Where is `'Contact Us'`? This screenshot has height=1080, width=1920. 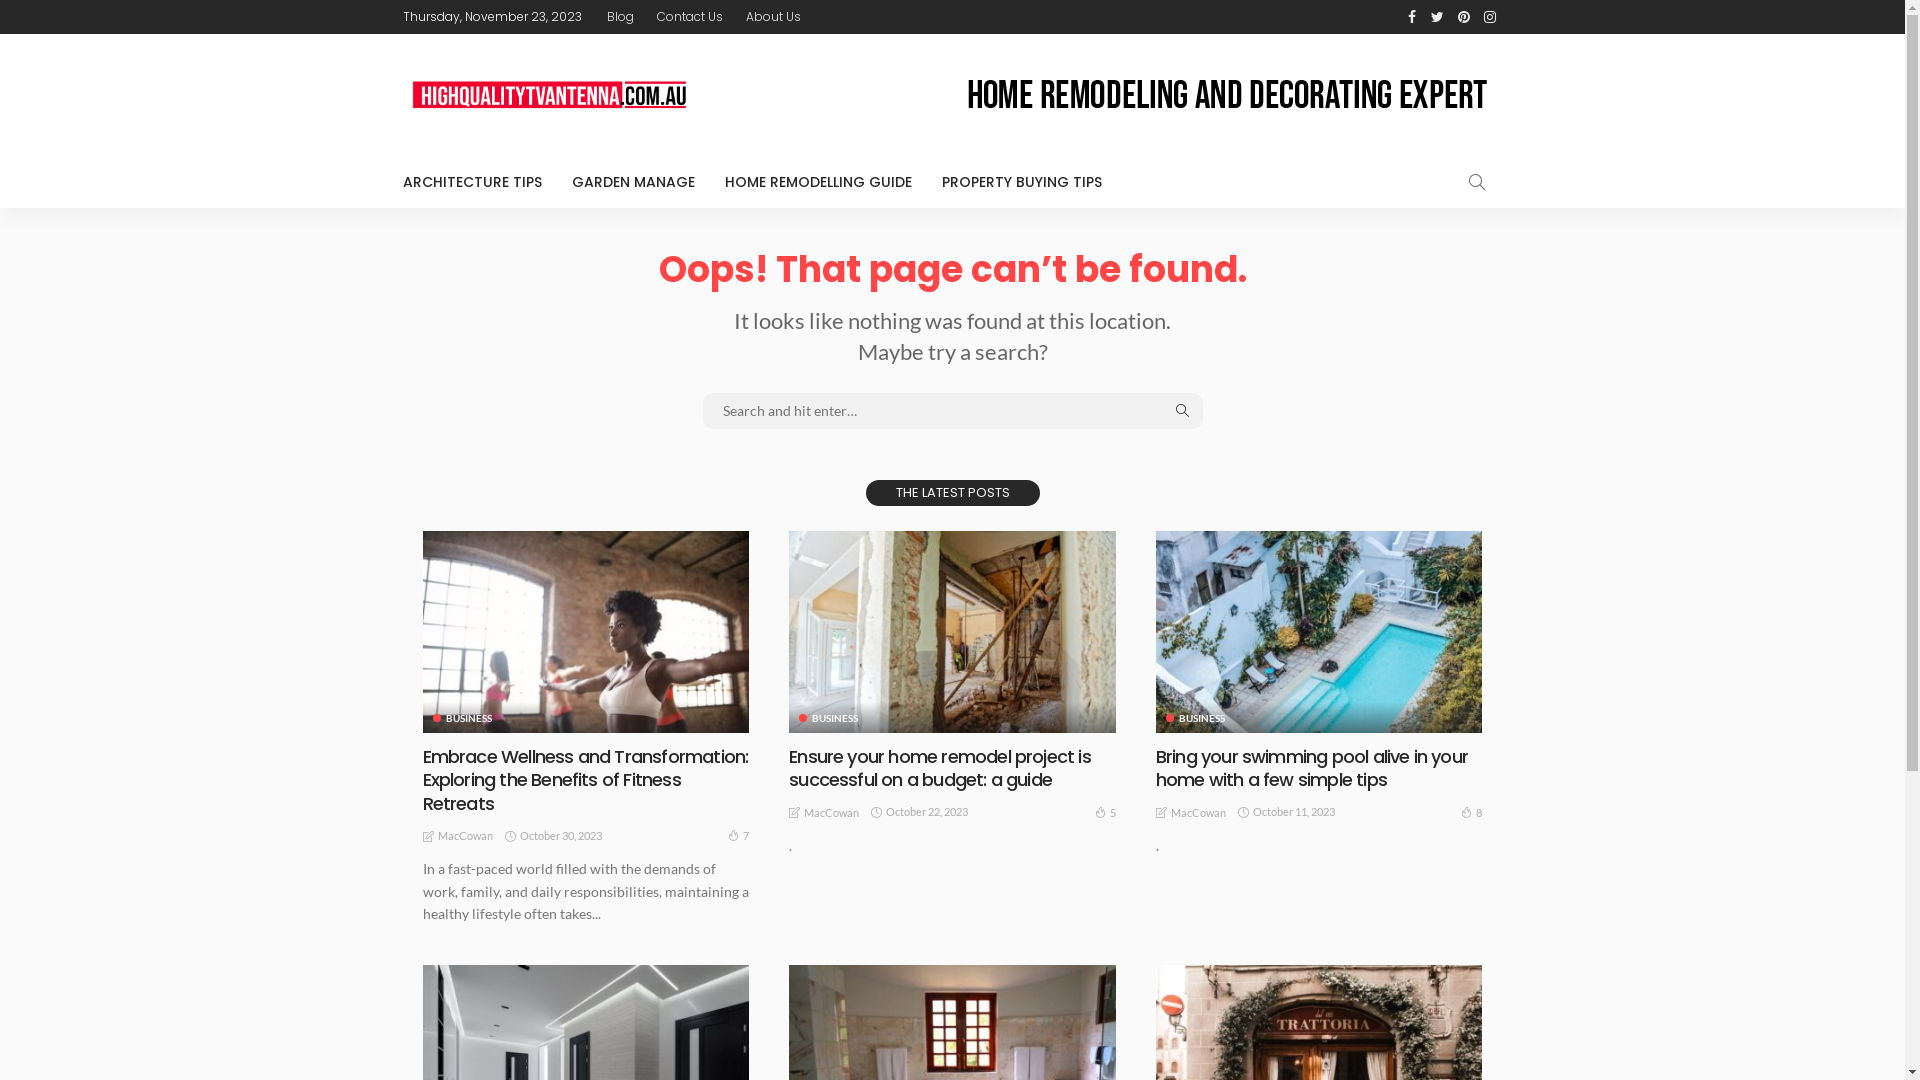 'Contact Us' is located at coordinates (646, 16).